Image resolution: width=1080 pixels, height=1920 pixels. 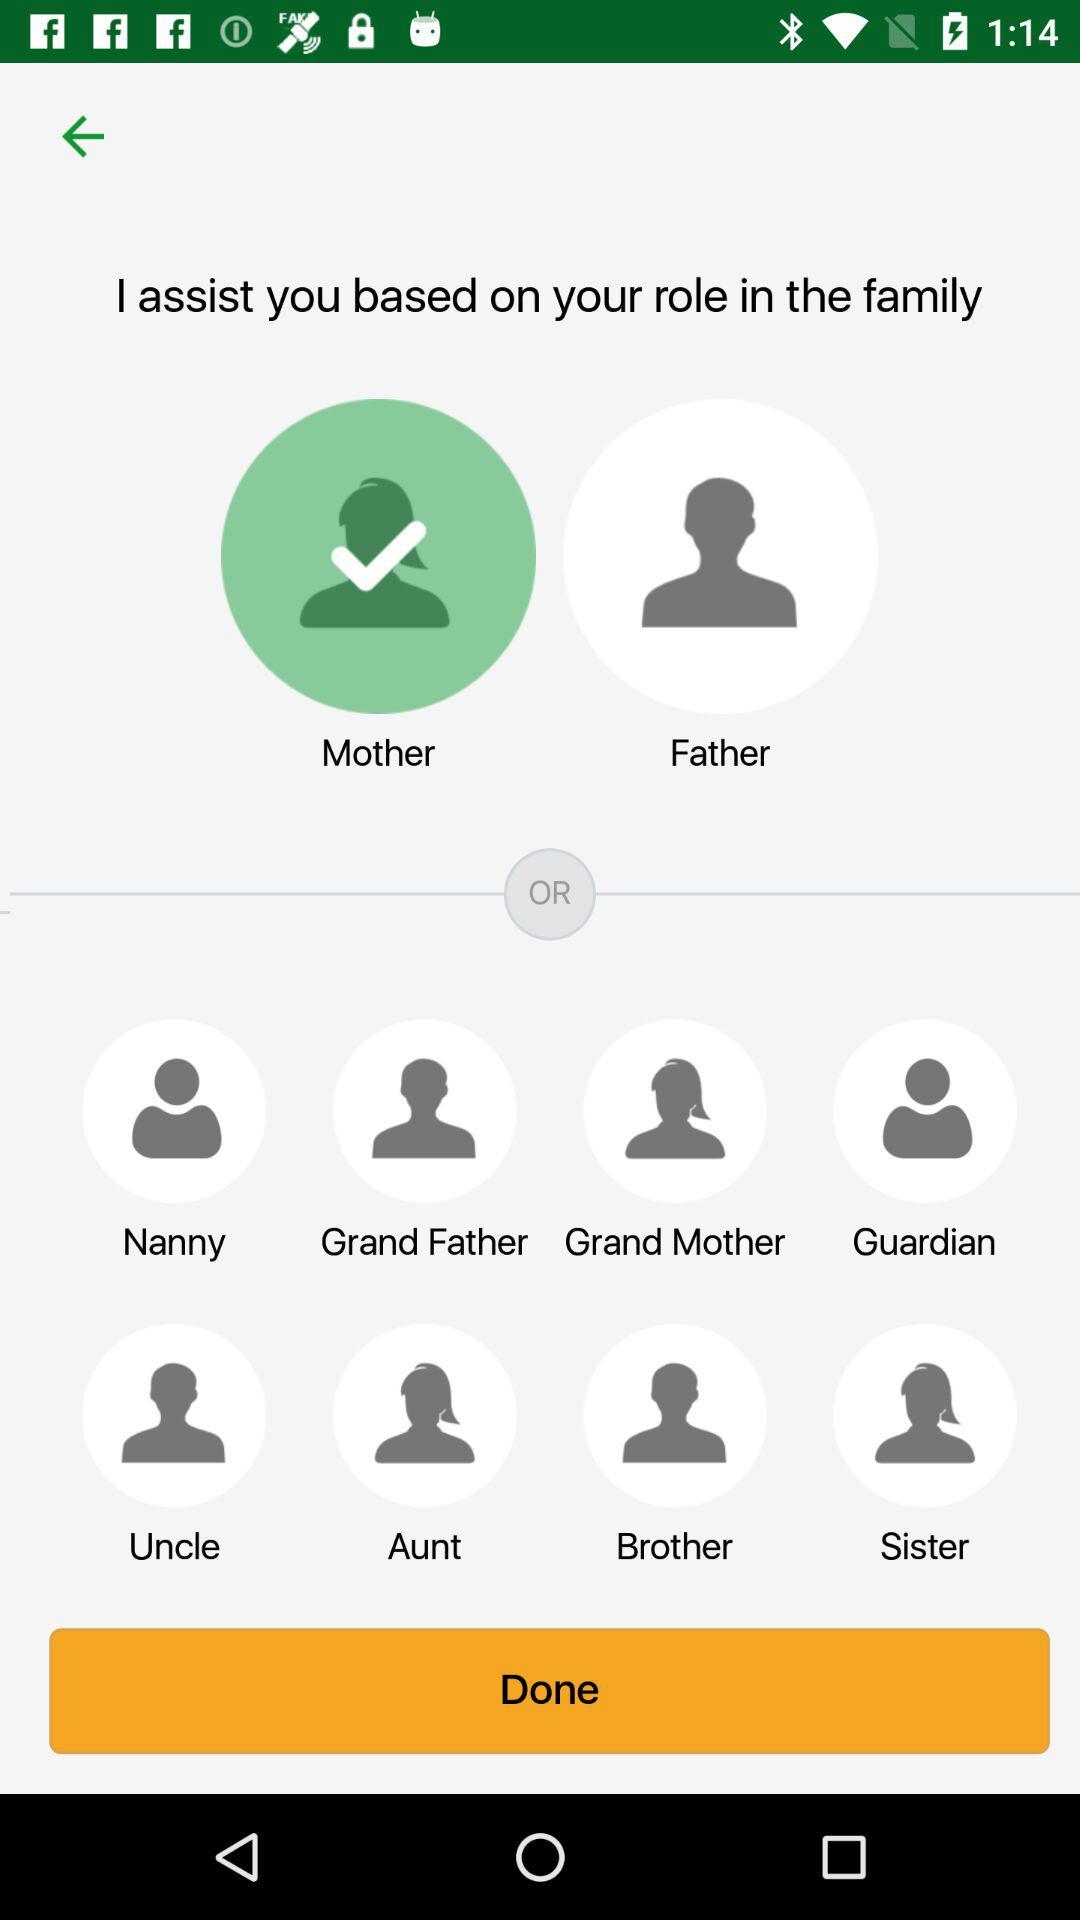 I want to click on item above the brother item, so click(x=665, y=1414).